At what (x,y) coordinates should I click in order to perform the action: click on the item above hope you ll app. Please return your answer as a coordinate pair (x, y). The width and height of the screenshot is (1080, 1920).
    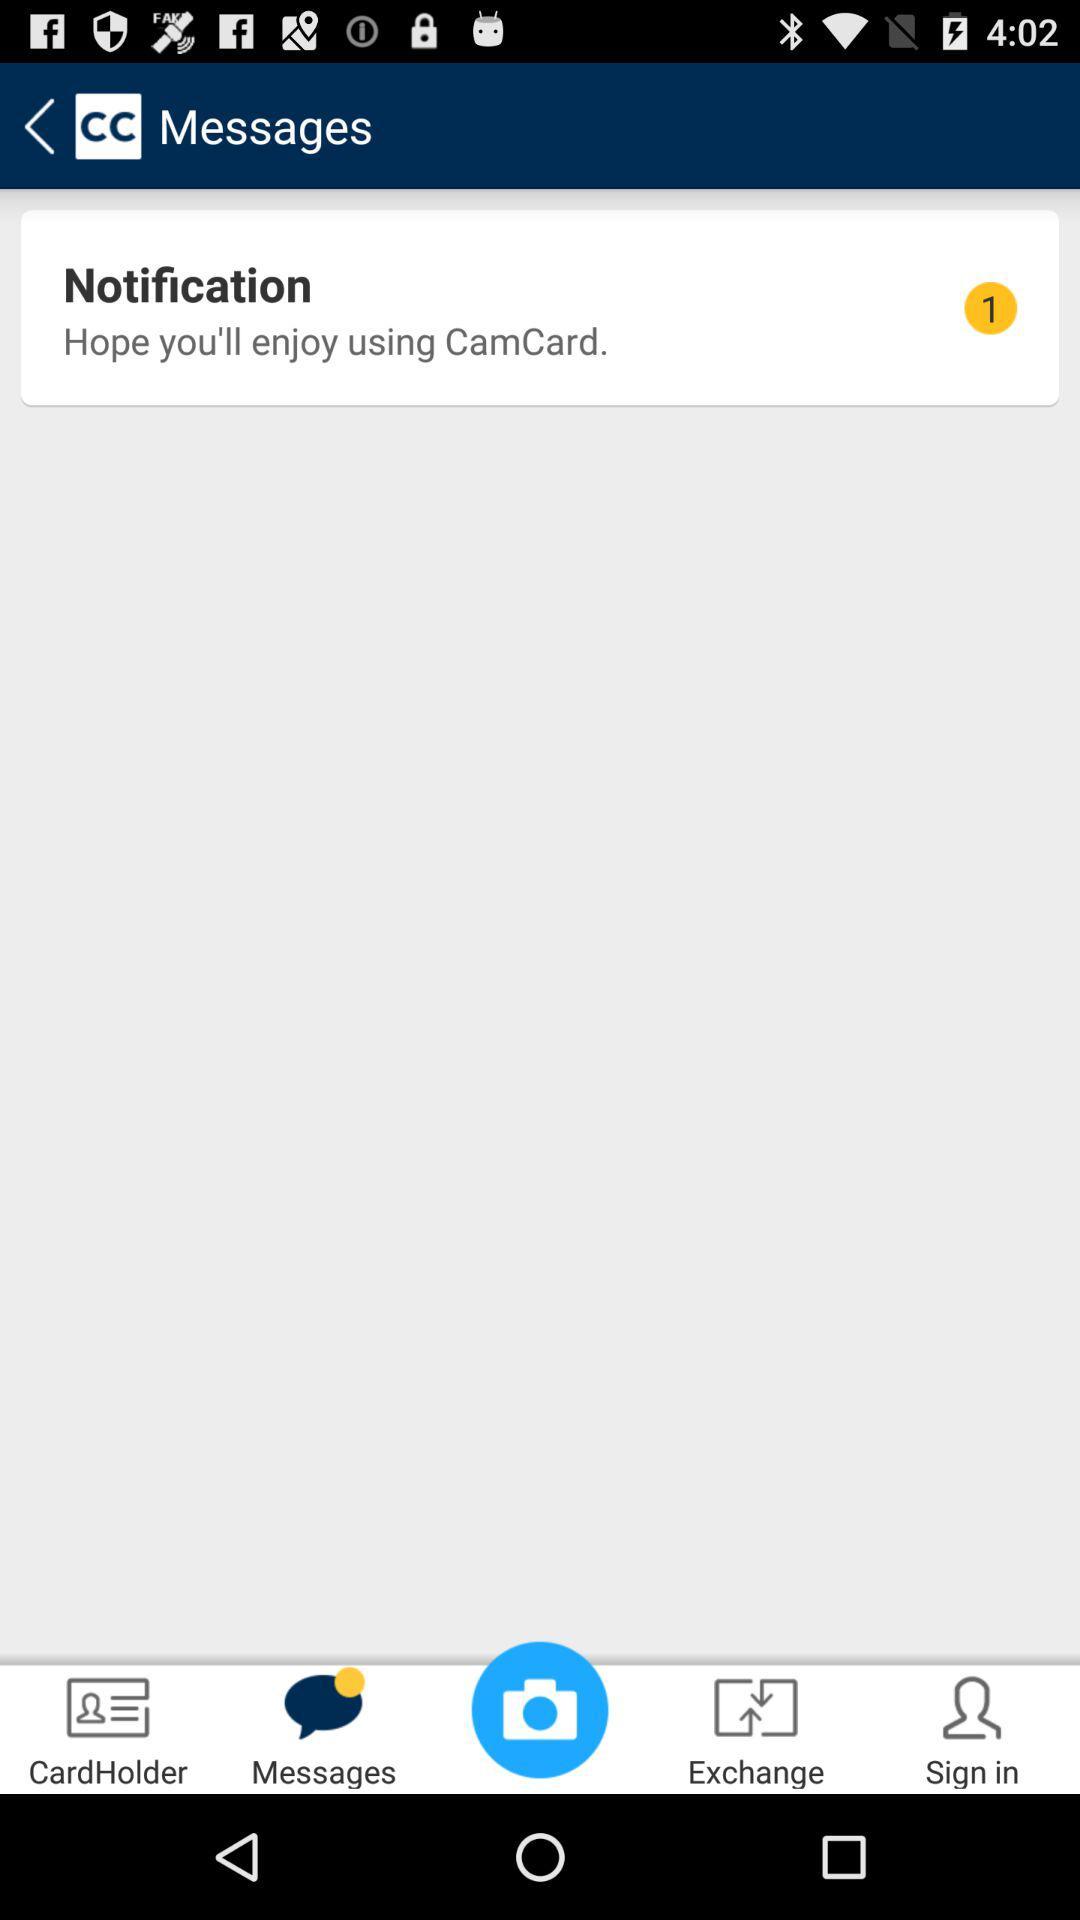
    Looking at the image, I should click on (187, 282).